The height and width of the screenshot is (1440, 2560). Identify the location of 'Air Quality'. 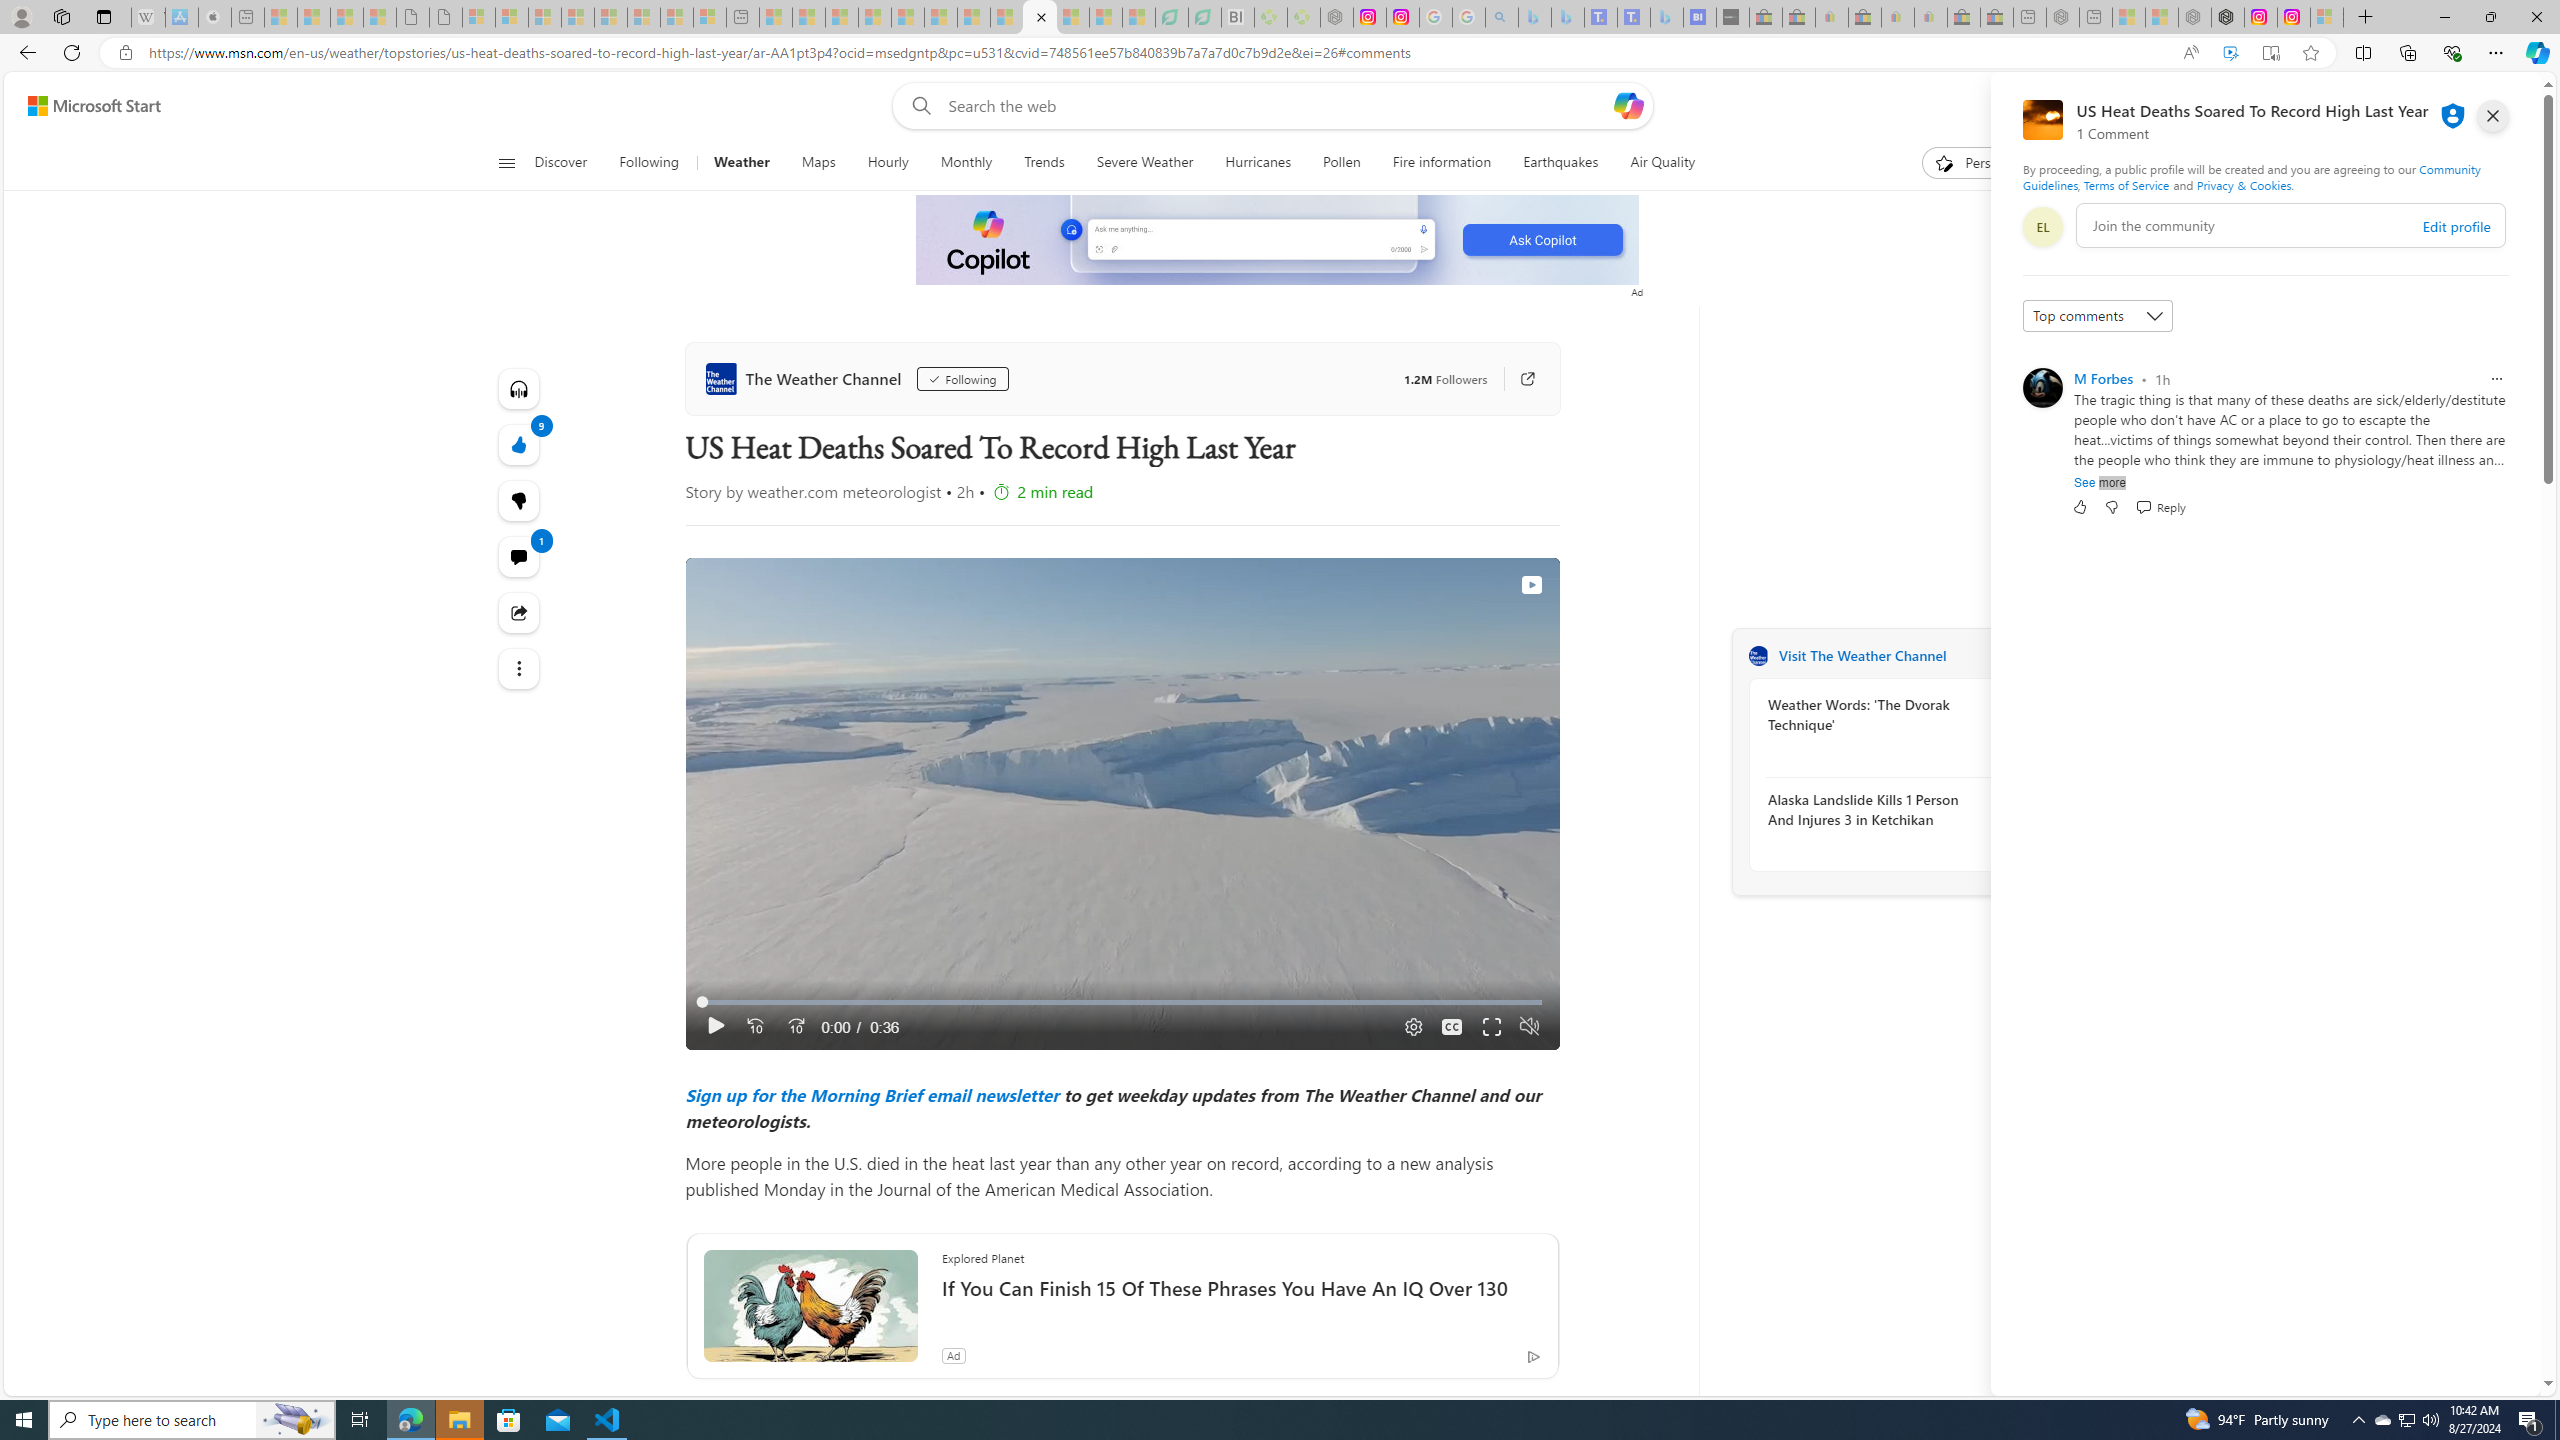
(1662, 162).